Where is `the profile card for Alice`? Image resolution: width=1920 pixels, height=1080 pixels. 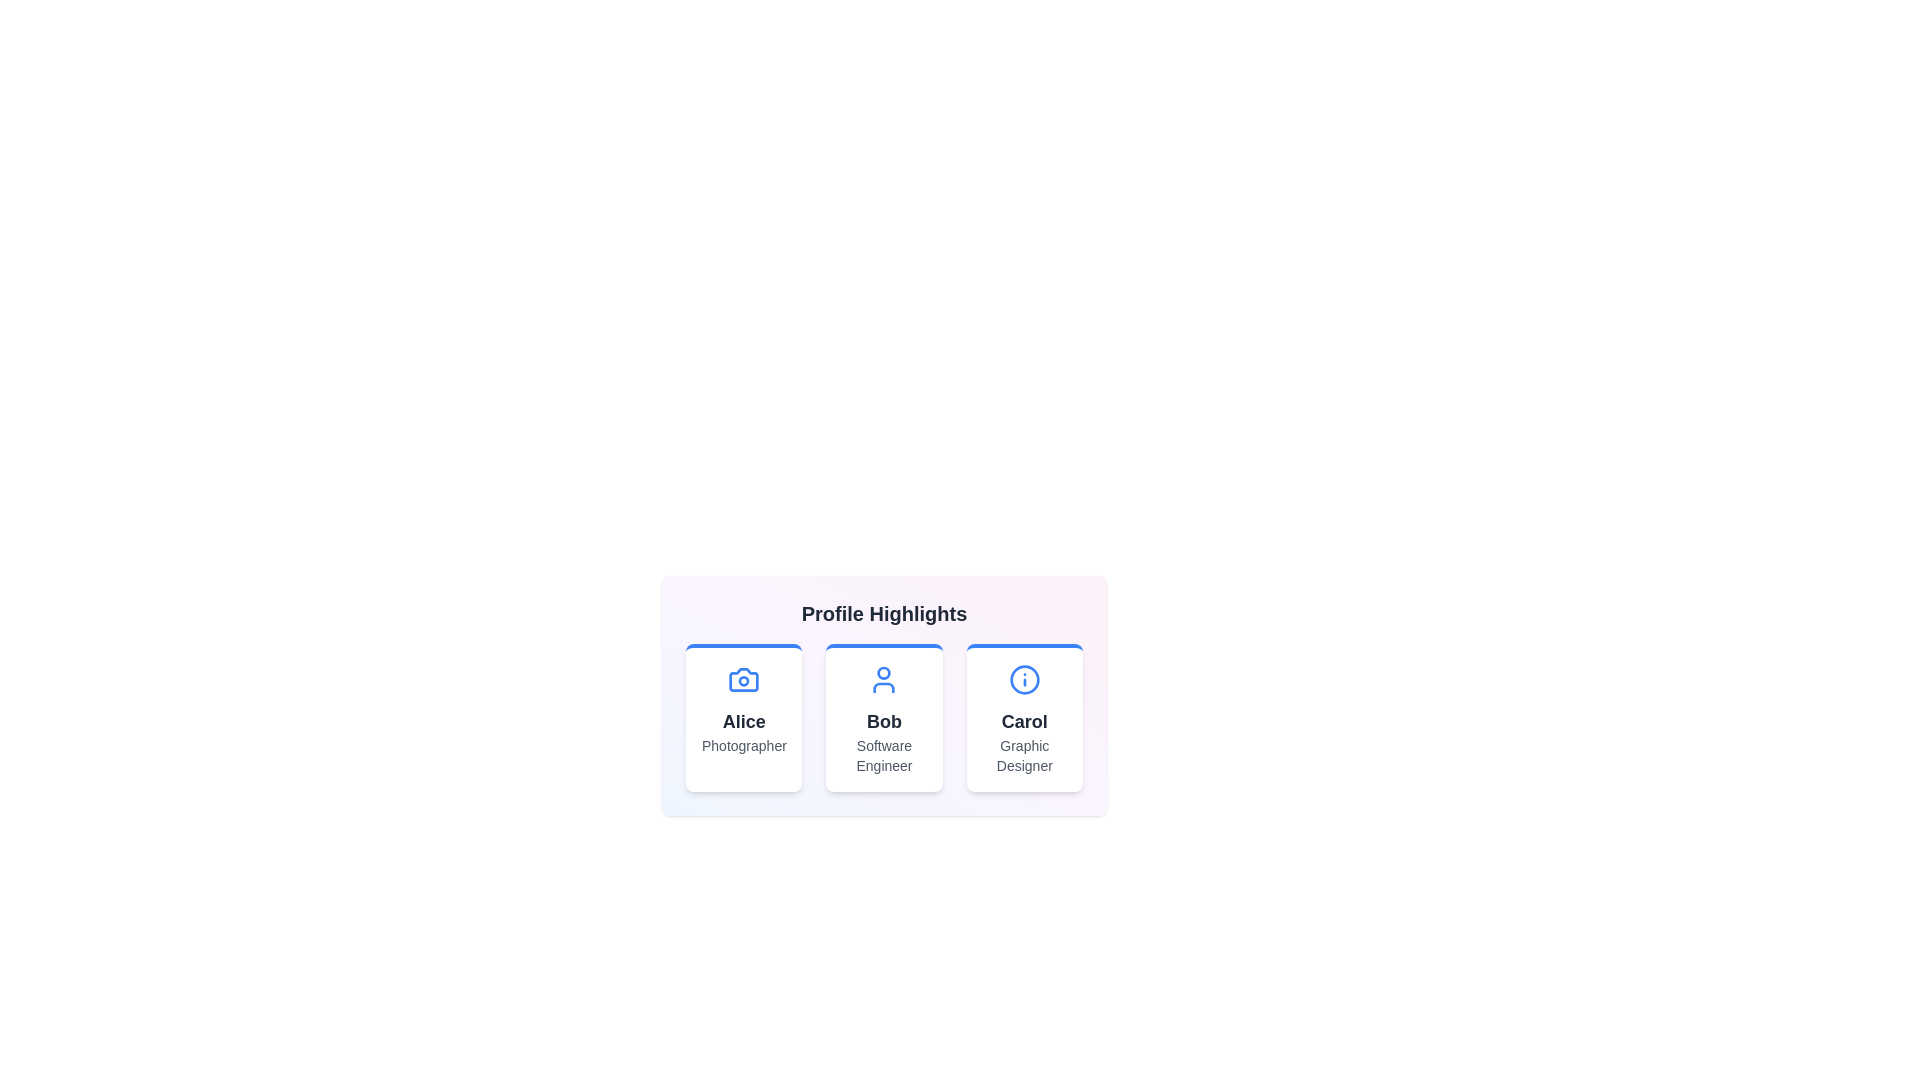
the profile card for Alice is located at coordinates (743, 716).